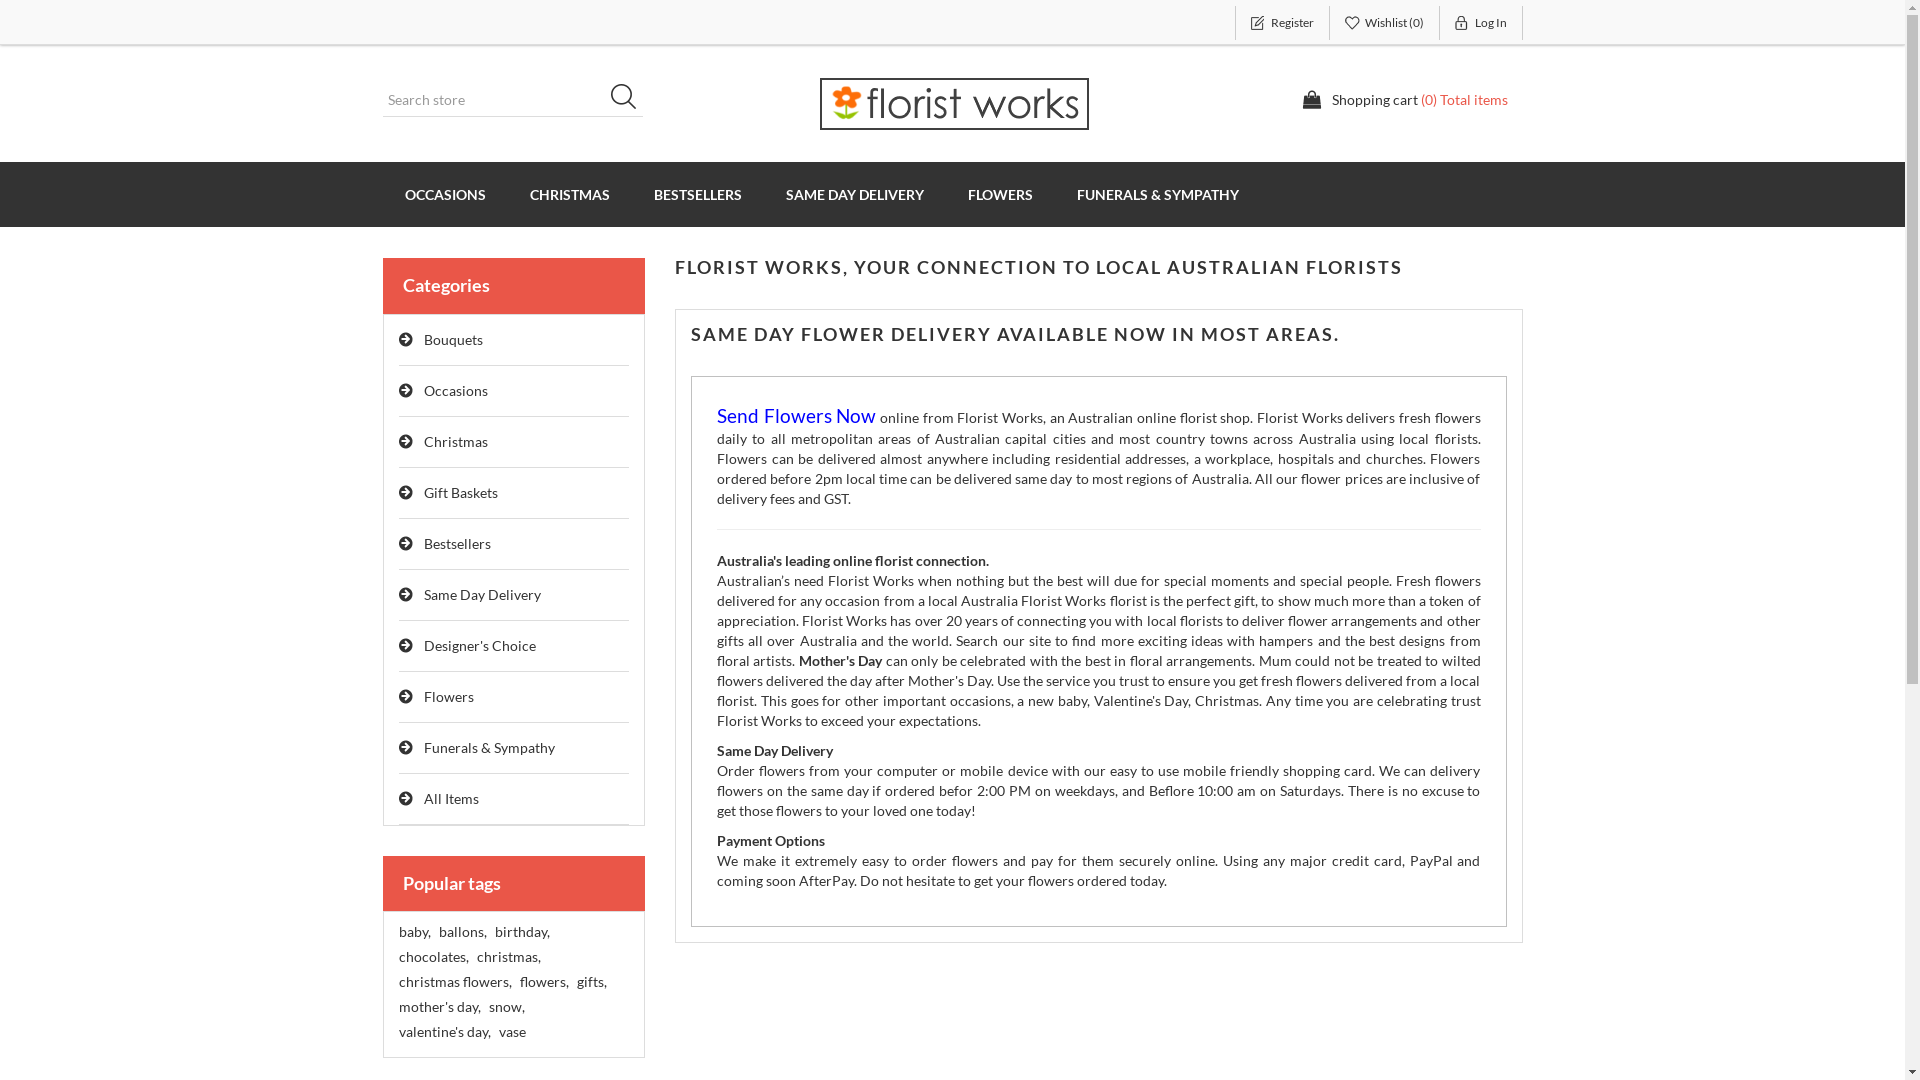 The width and height of the screenshot is (1920, 1080). I want to click on 'Same Day Delivery', so click(398, 594).